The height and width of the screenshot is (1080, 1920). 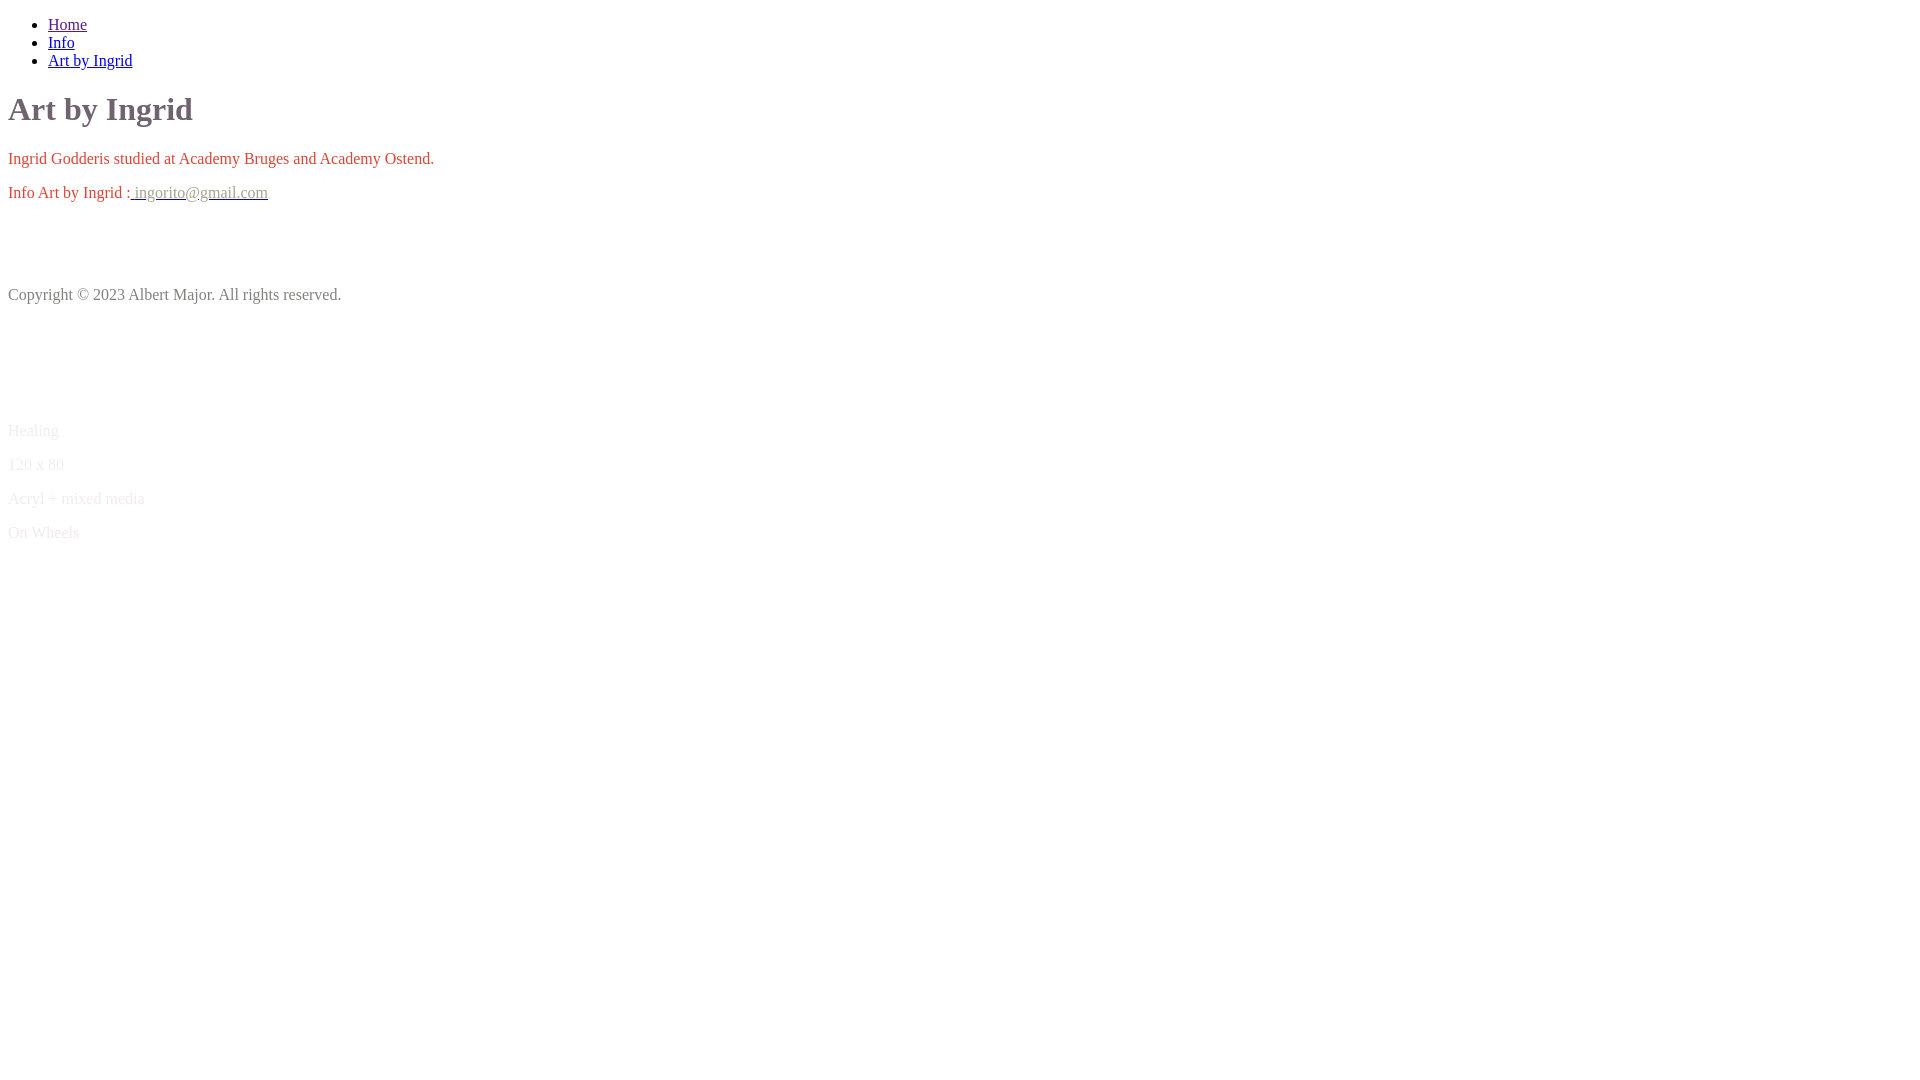 I want to click on 'Info', so click(x=61, y=42).